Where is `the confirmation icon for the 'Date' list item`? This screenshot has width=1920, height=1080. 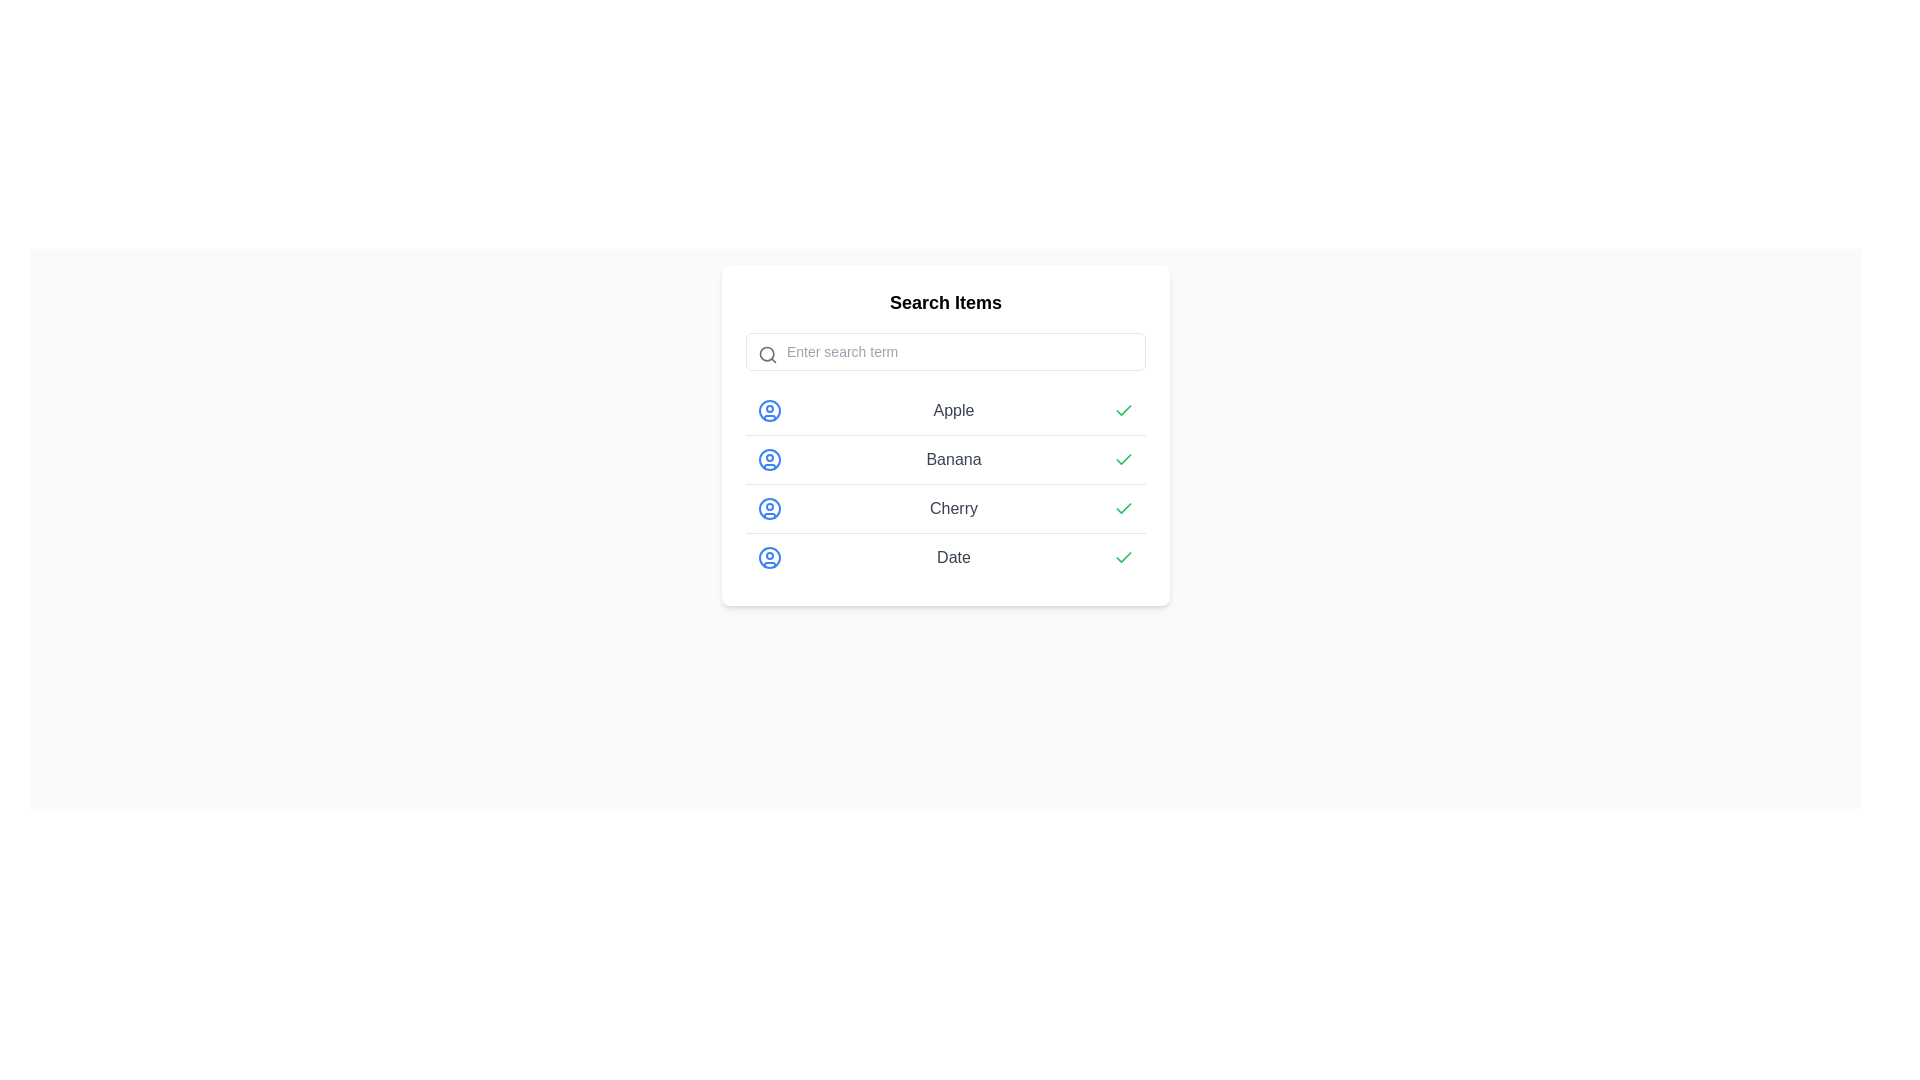
the confirmation icon for the 'Date' list item is located at coordinates (1123, 558).